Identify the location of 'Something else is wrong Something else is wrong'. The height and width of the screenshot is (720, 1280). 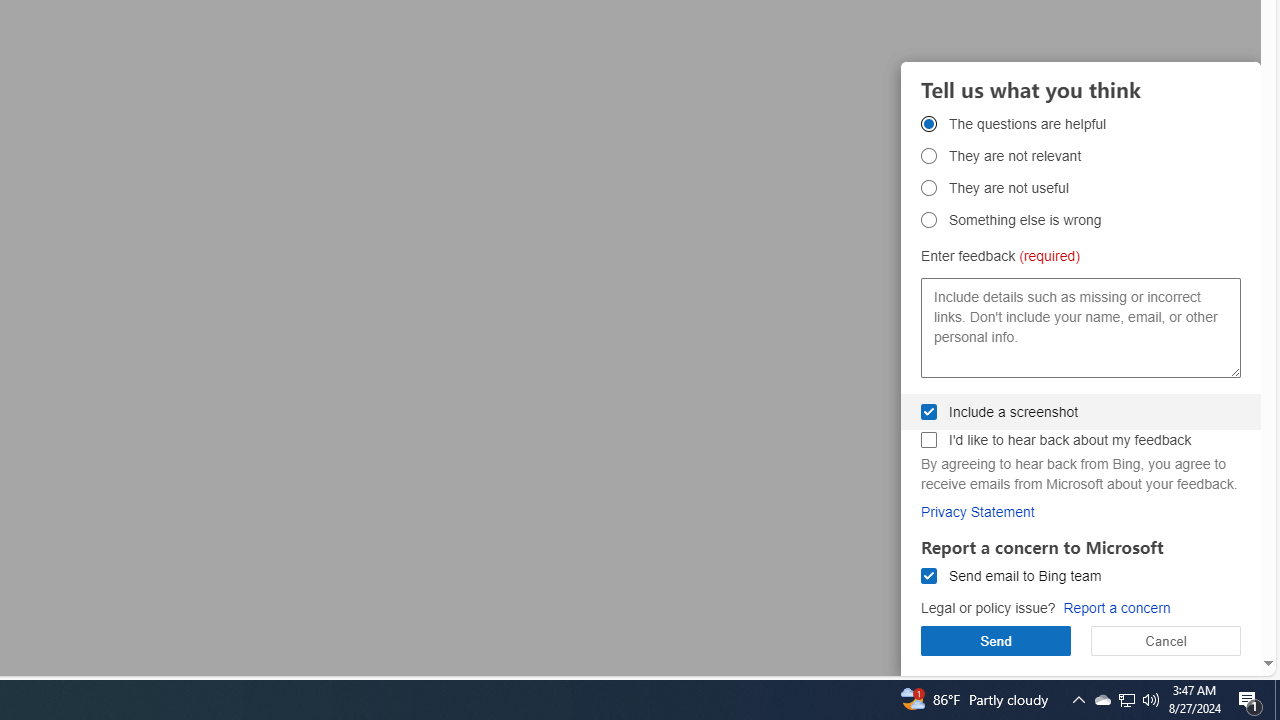
(928, 219).